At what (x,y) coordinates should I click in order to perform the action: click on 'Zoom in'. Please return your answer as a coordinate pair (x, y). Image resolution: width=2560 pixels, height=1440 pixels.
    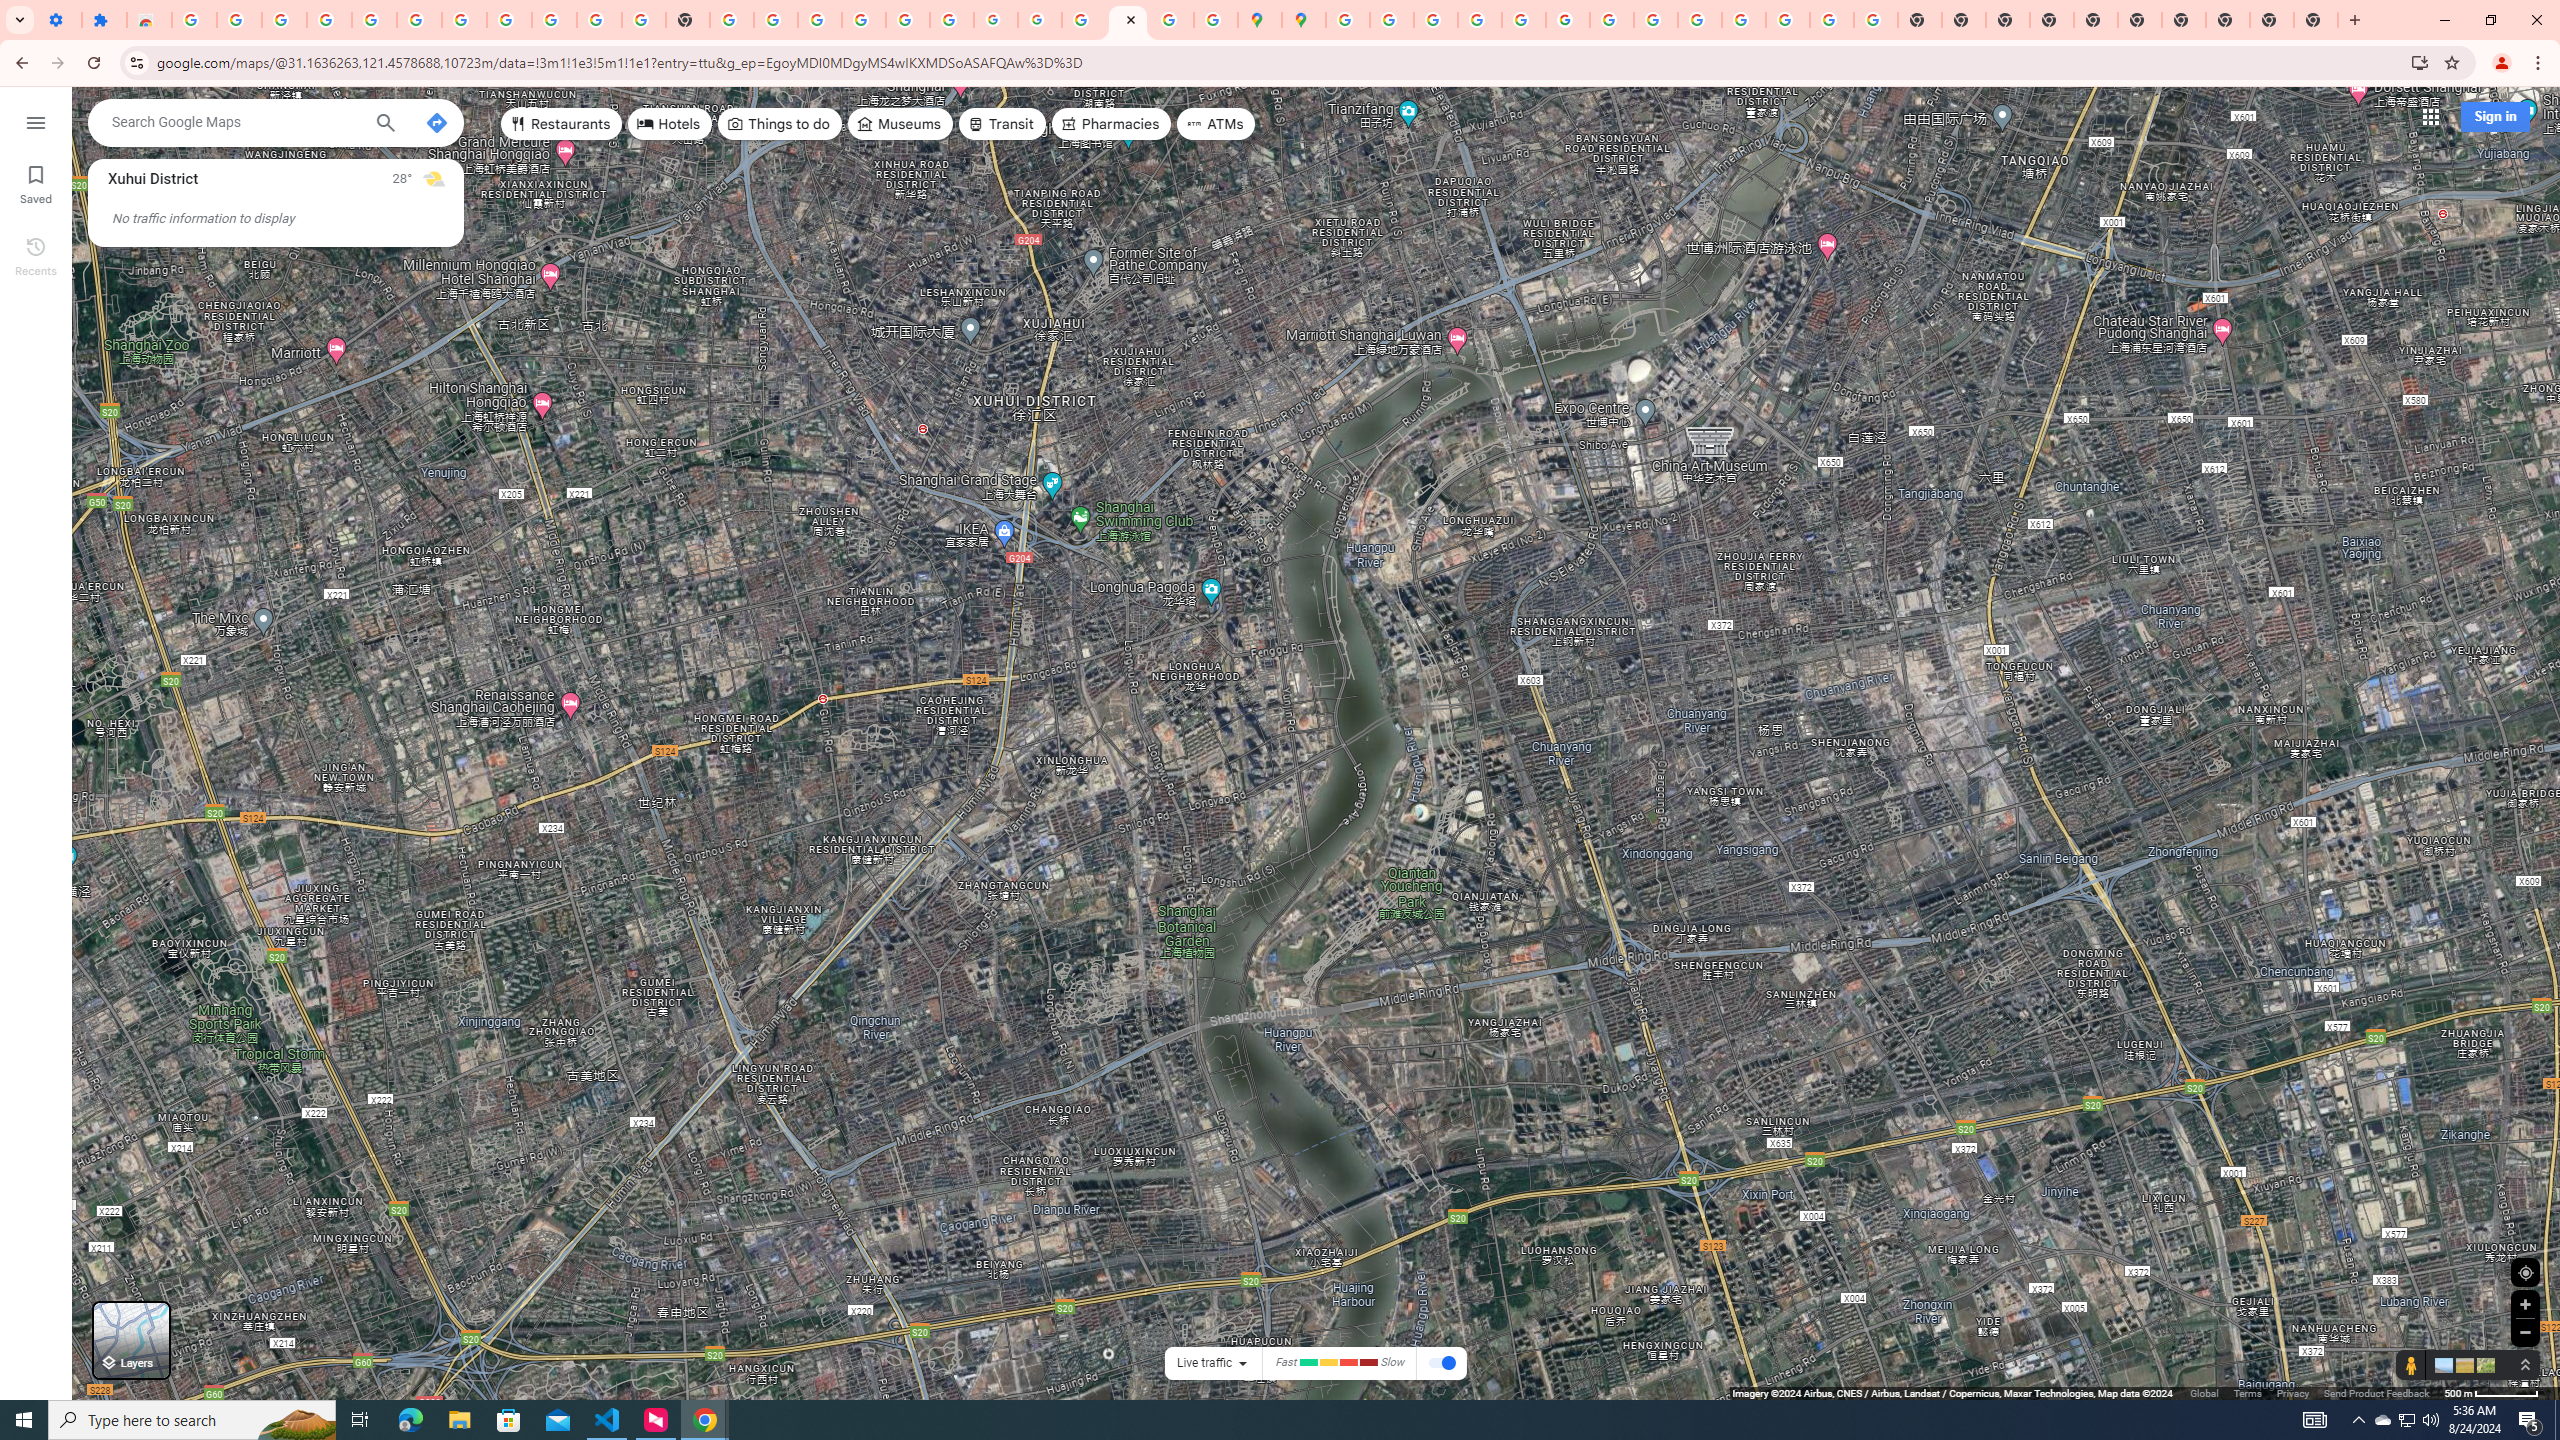
    Looking at the image, I should click on (2524, 1303).